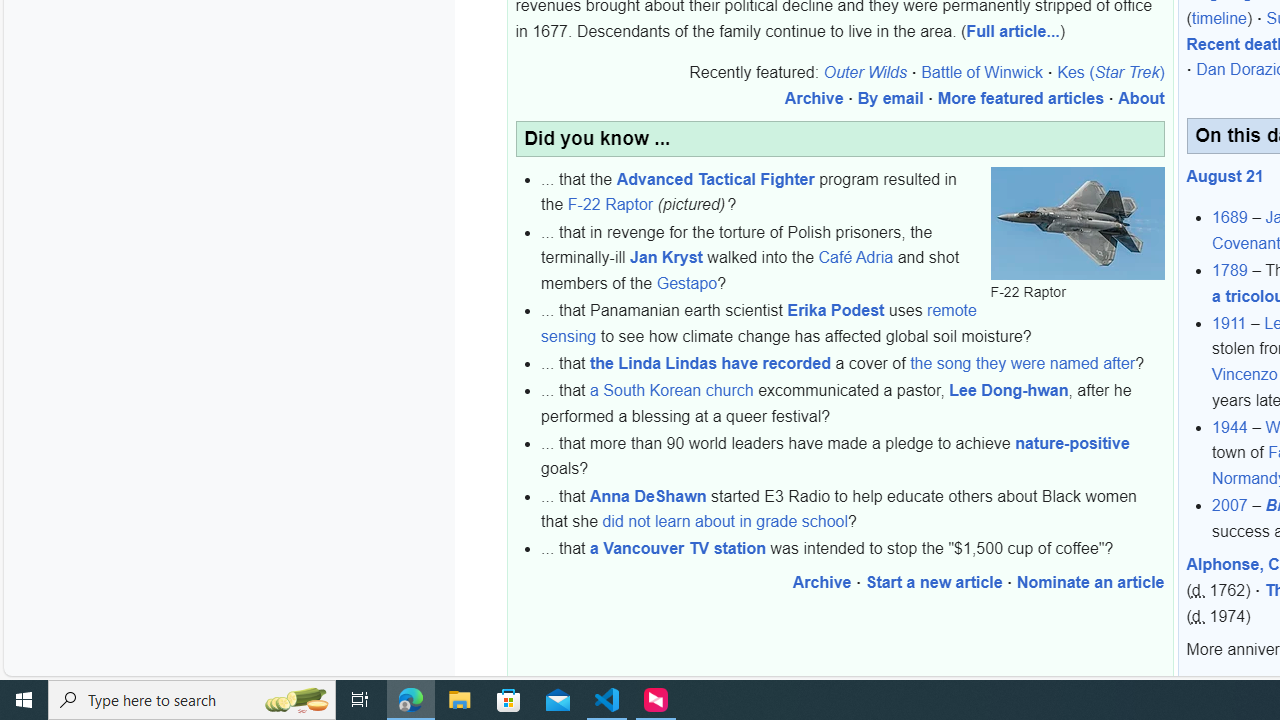  I want to click on 'Erika Podest', so click(835, 310).